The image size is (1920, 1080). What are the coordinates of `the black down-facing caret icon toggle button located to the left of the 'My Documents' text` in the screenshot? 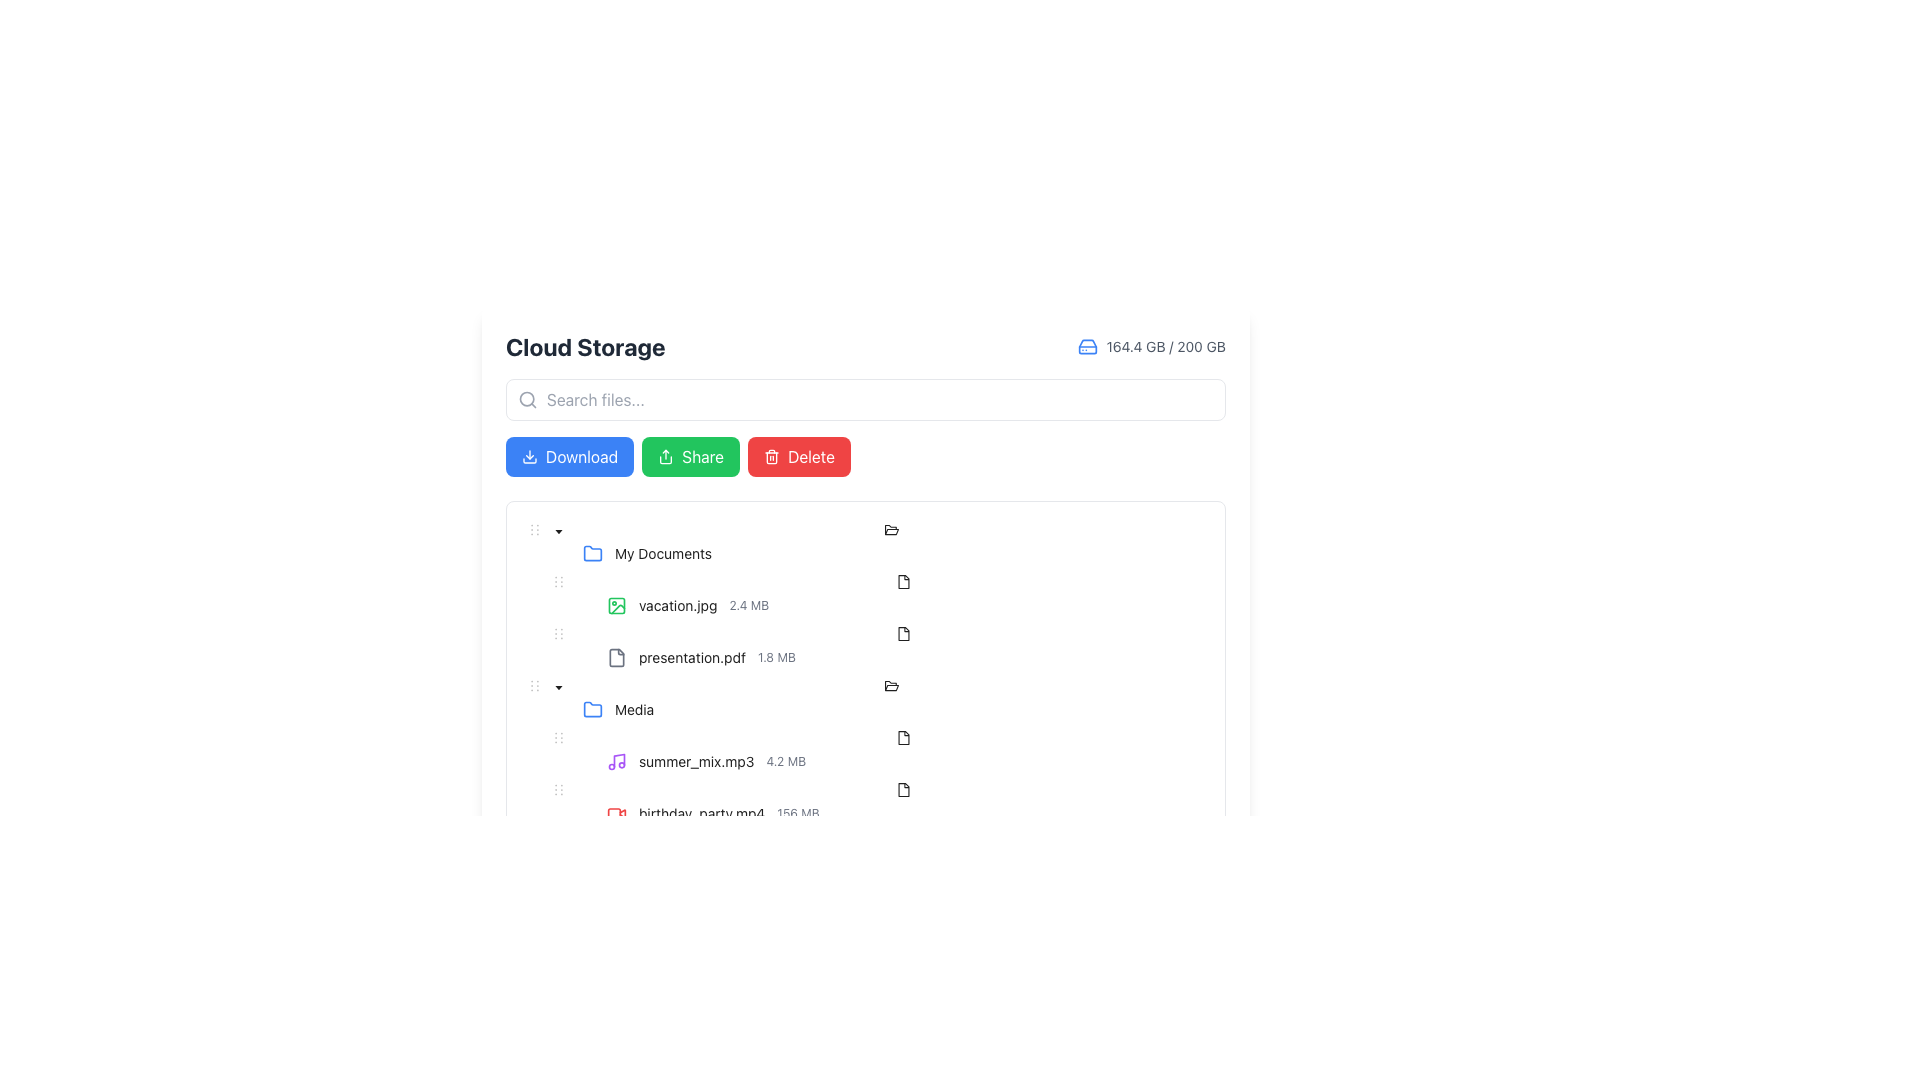 It's located at (558, 542).